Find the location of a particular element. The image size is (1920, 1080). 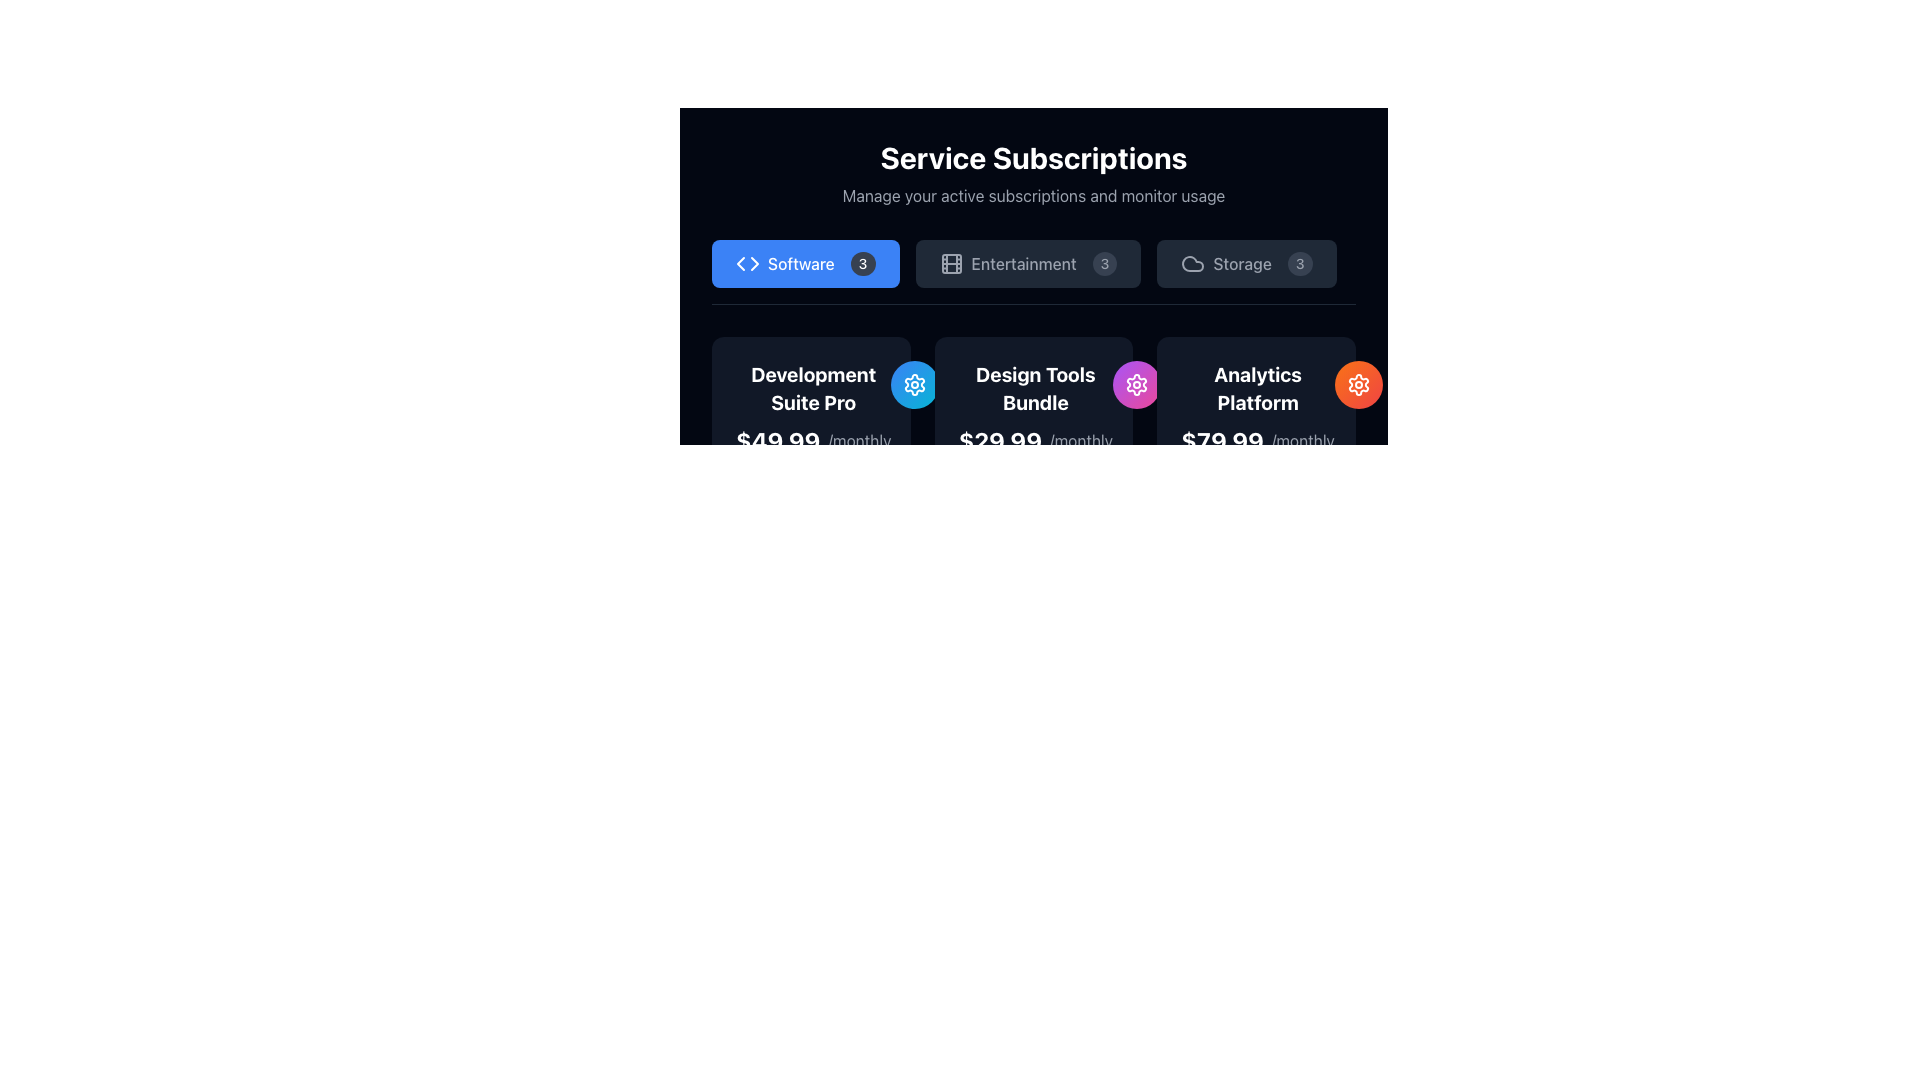

the right-pointing triangular arrow icon in the SVG graphic, which is designed for navigational purposes is located at coordinates (753, 262).